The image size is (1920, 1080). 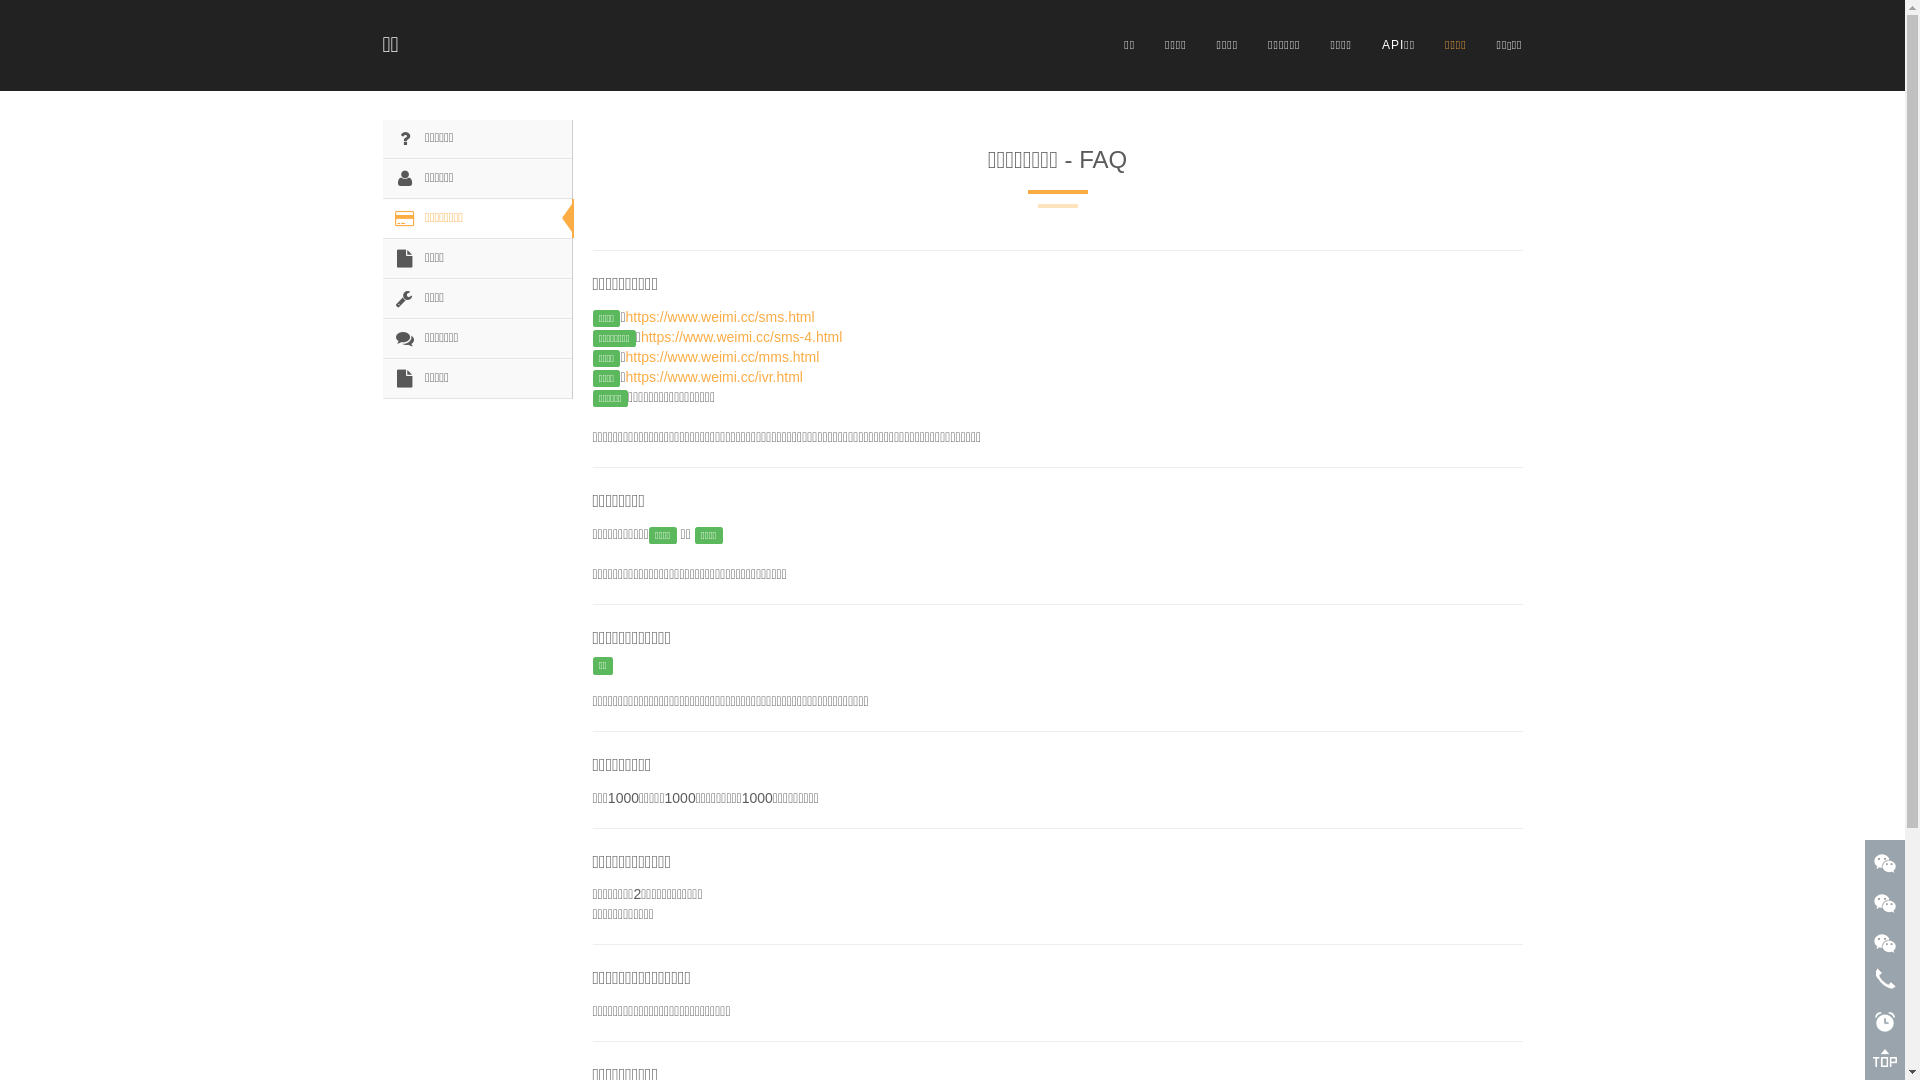 What do you see at coordinates (720, 315) in the screenshot?
I see `'https://www.weimi.cc/sms.html'` at bounding box center [720, 315].